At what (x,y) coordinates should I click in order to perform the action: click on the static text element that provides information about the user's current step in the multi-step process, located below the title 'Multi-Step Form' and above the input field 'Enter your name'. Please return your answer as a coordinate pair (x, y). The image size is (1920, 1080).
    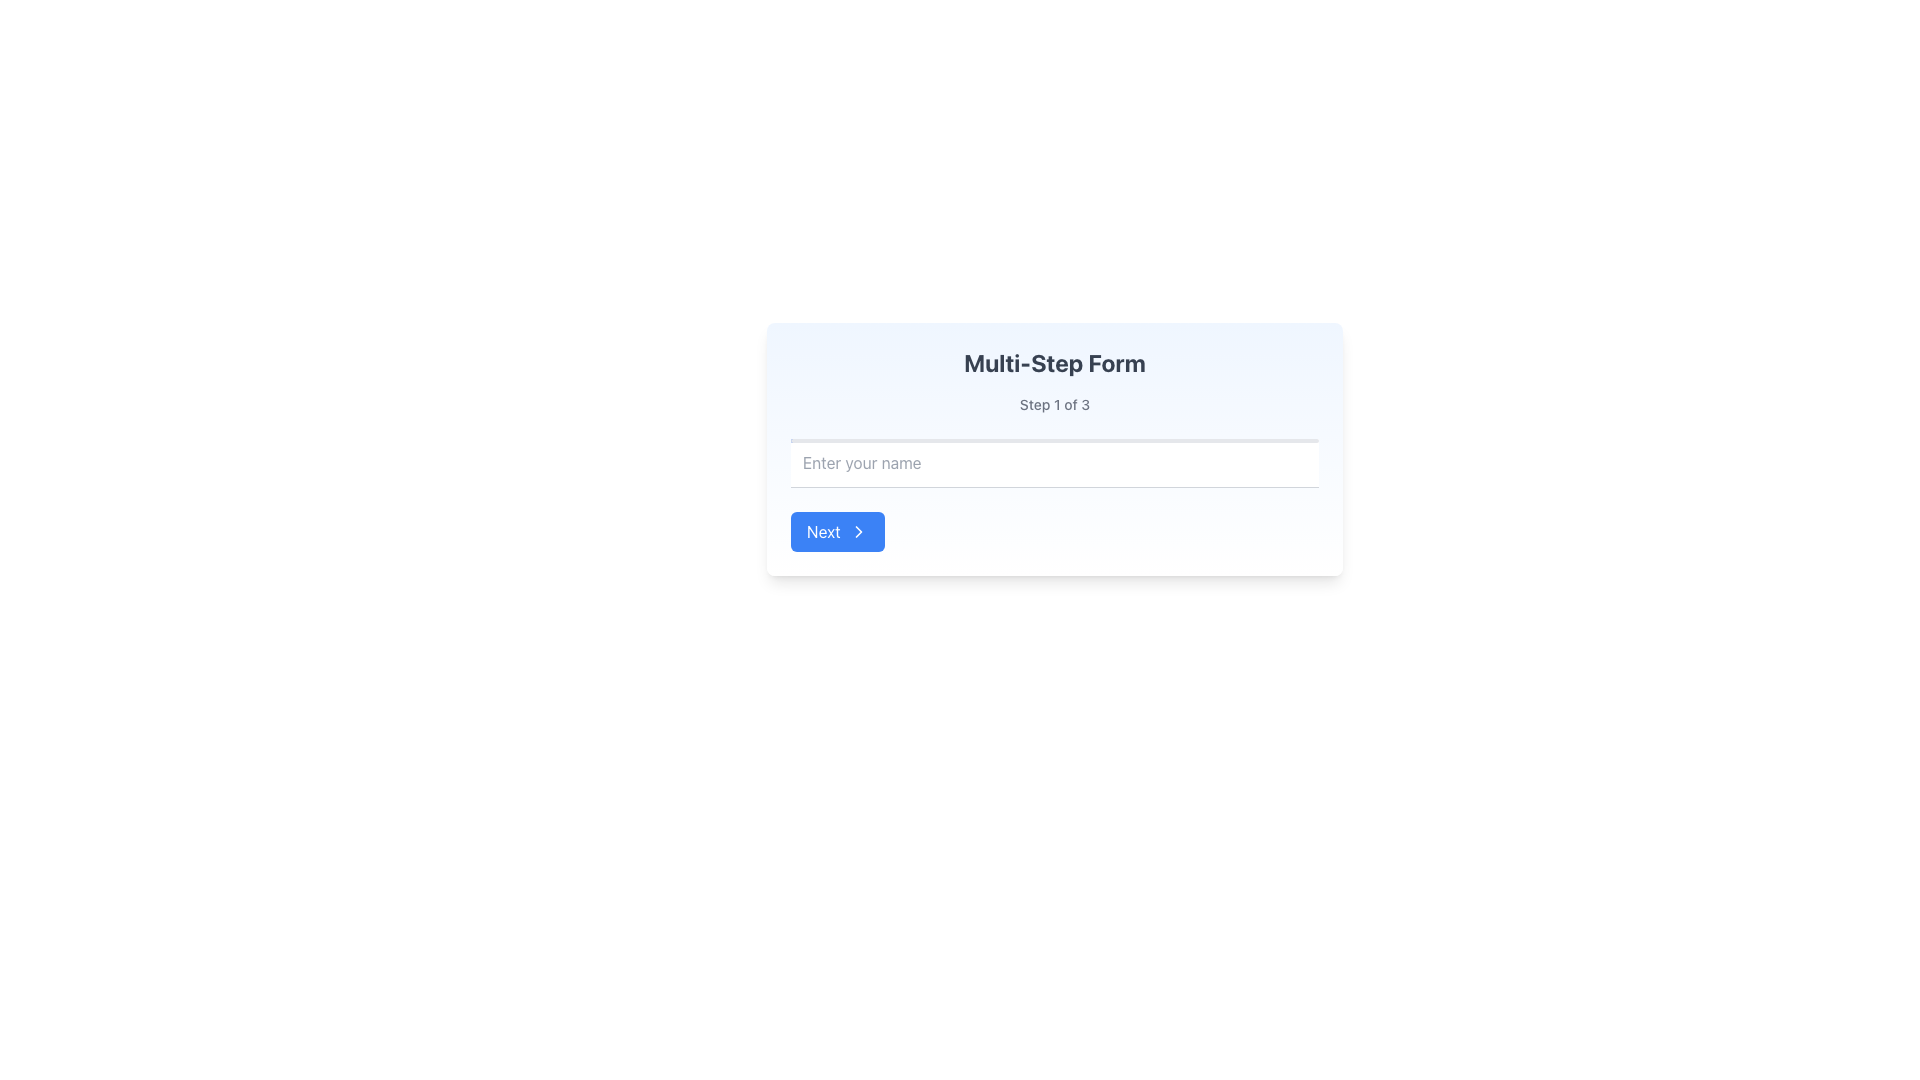
    Looking at the image, I should click on (1054, 405).